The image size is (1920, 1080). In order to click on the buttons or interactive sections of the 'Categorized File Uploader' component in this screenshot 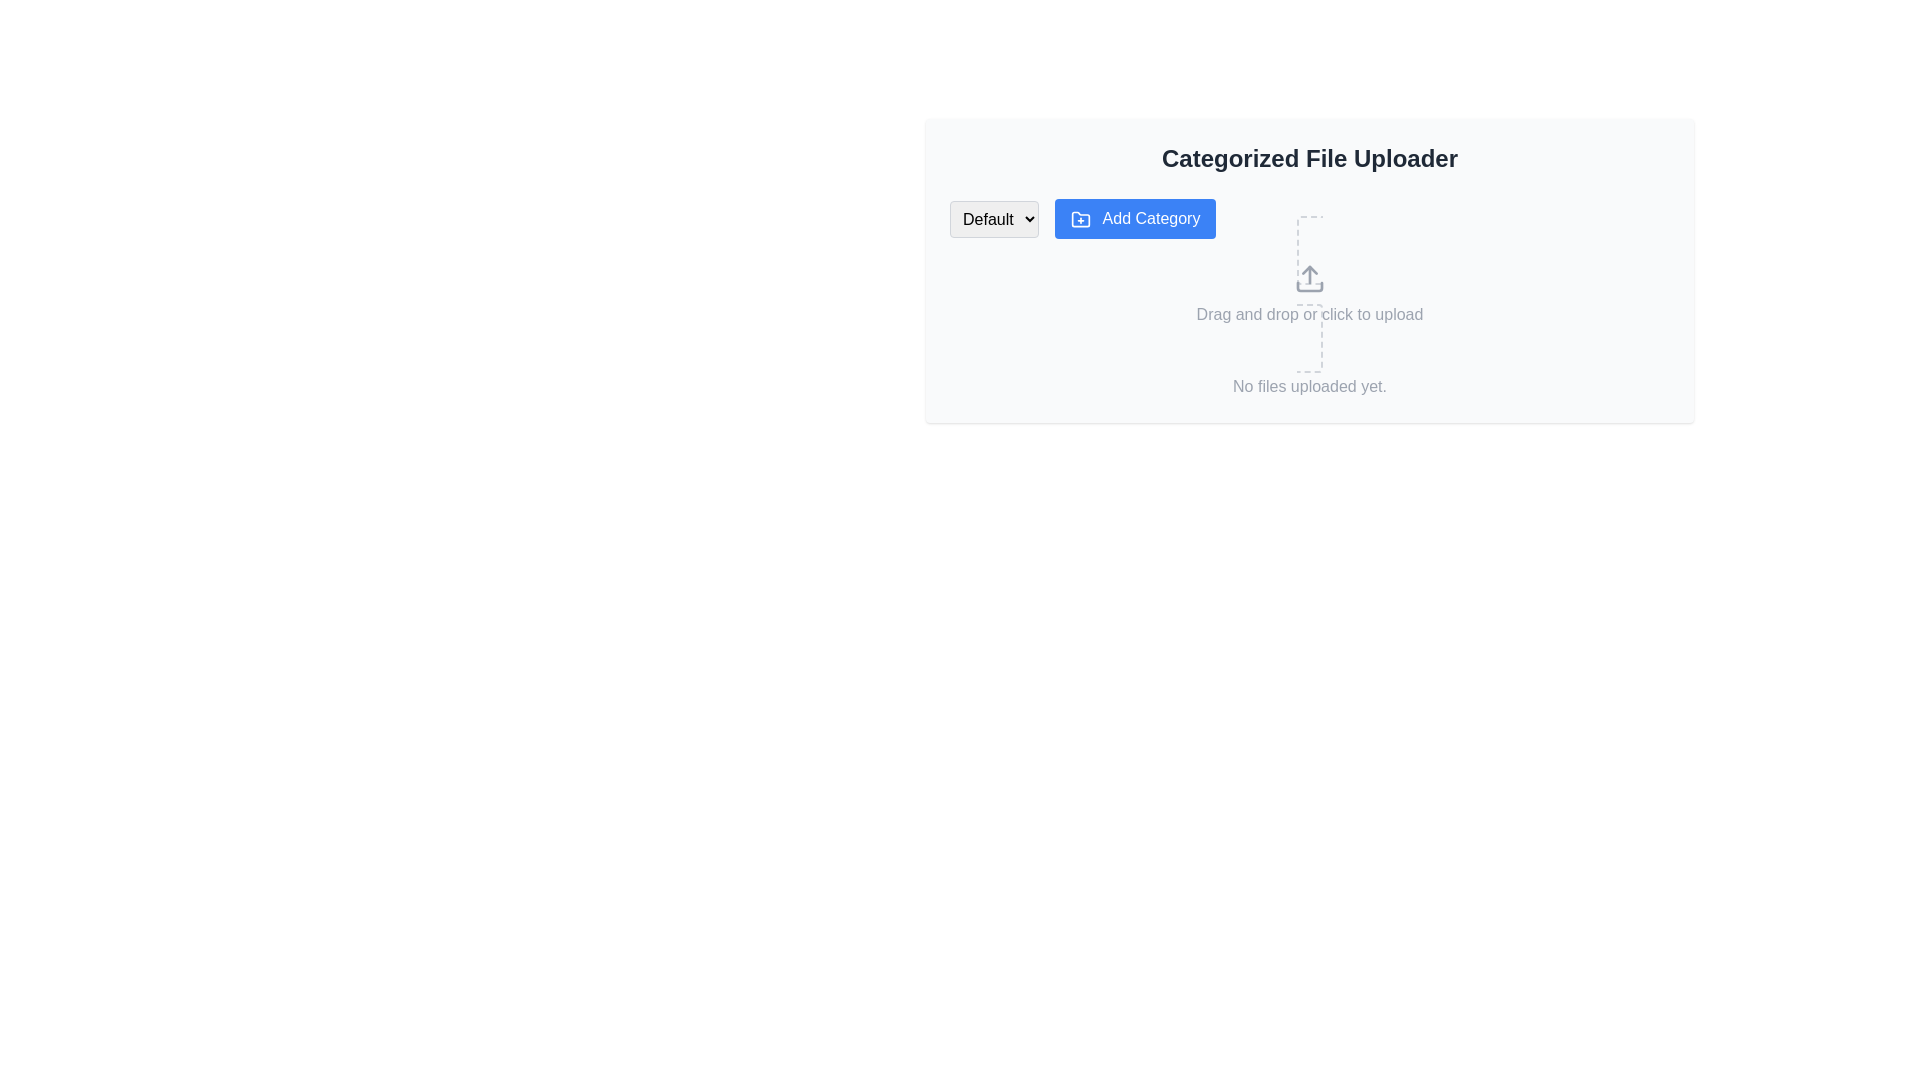, I will do `click(1310, 270)`.